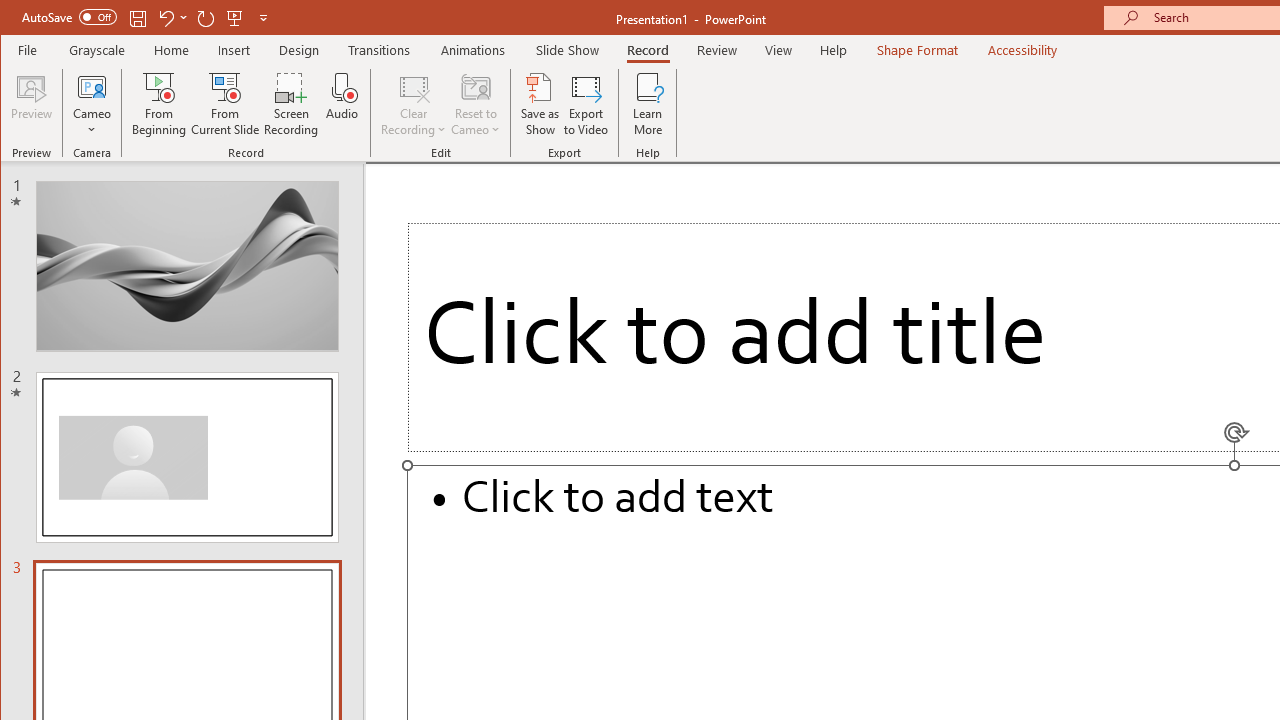 The width and height of the screenshot is (1280, 720). What do you see at coordinates (342, 104) in the screenshot?
I see `'Audio'` at bounding box center [342, 104].